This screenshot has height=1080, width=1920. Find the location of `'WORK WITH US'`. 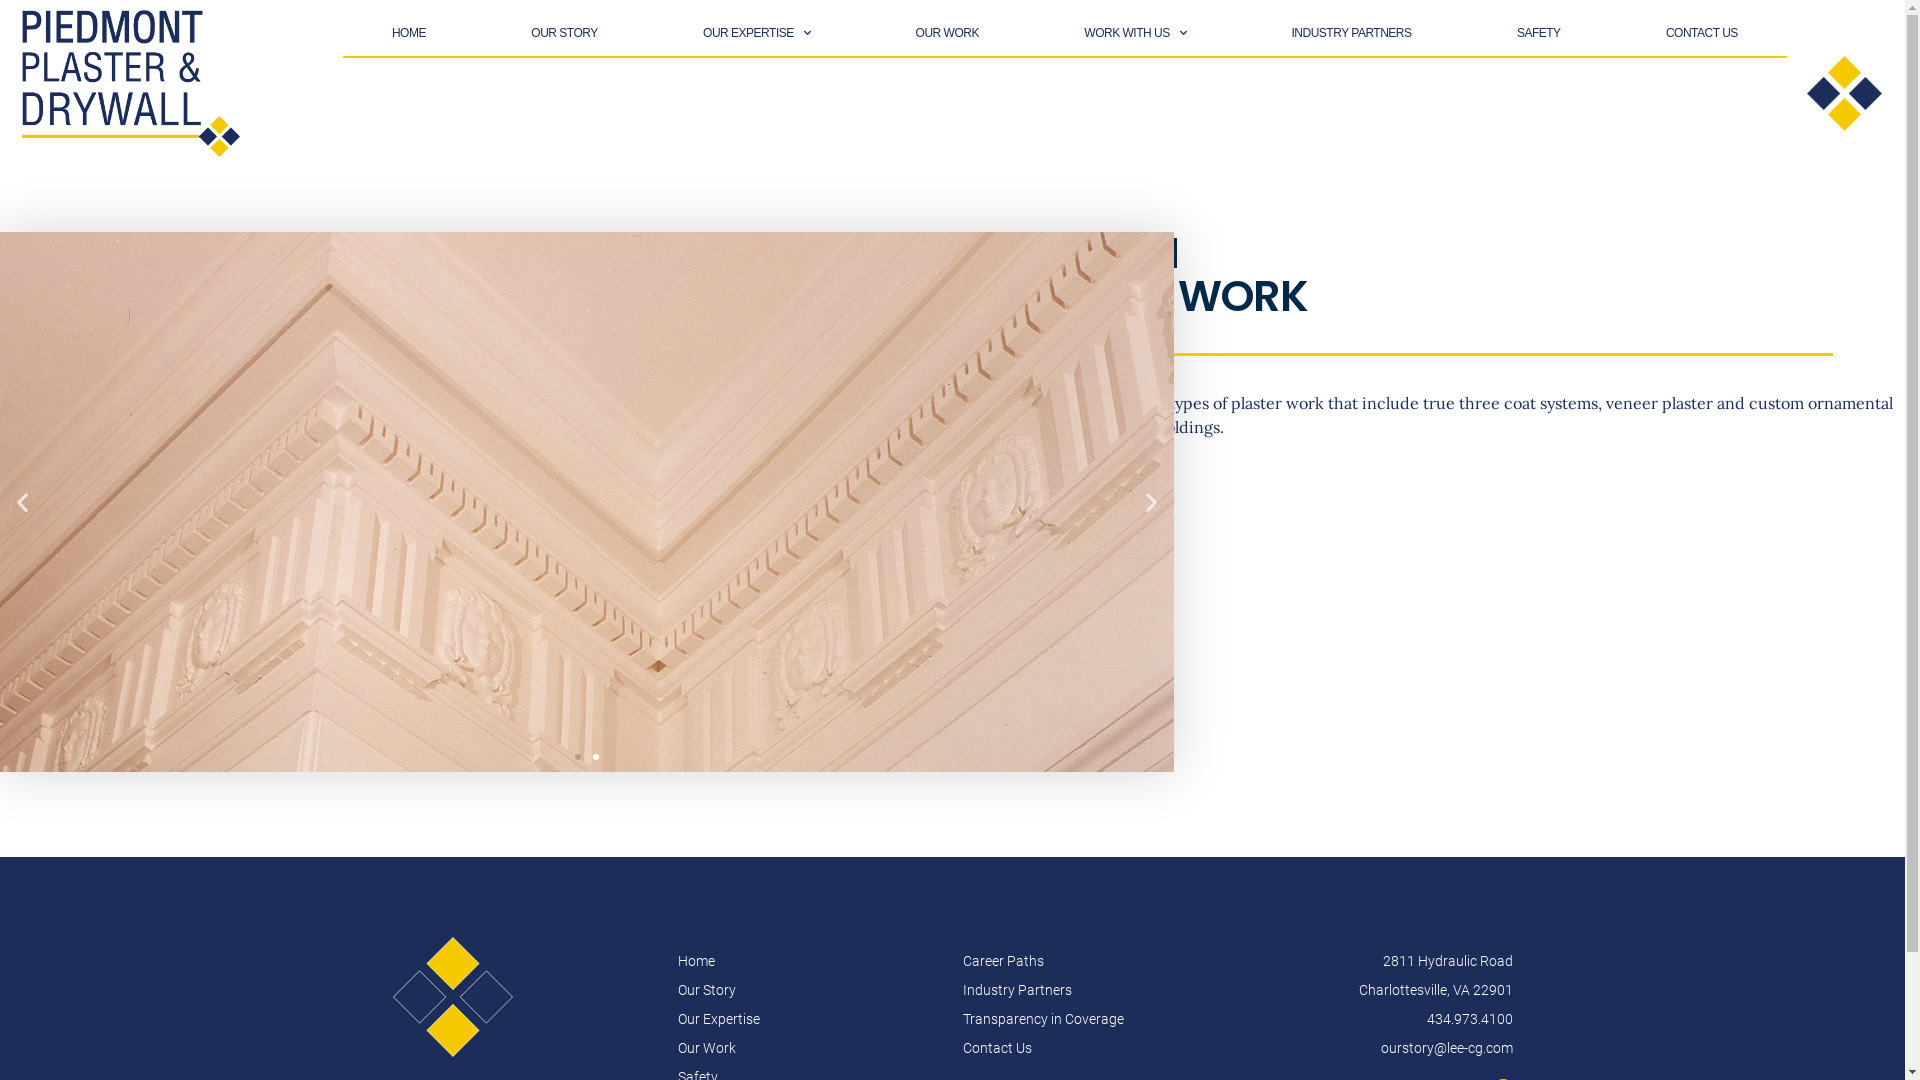

'WORK WITH US' is located at coordinates (1134, 33).